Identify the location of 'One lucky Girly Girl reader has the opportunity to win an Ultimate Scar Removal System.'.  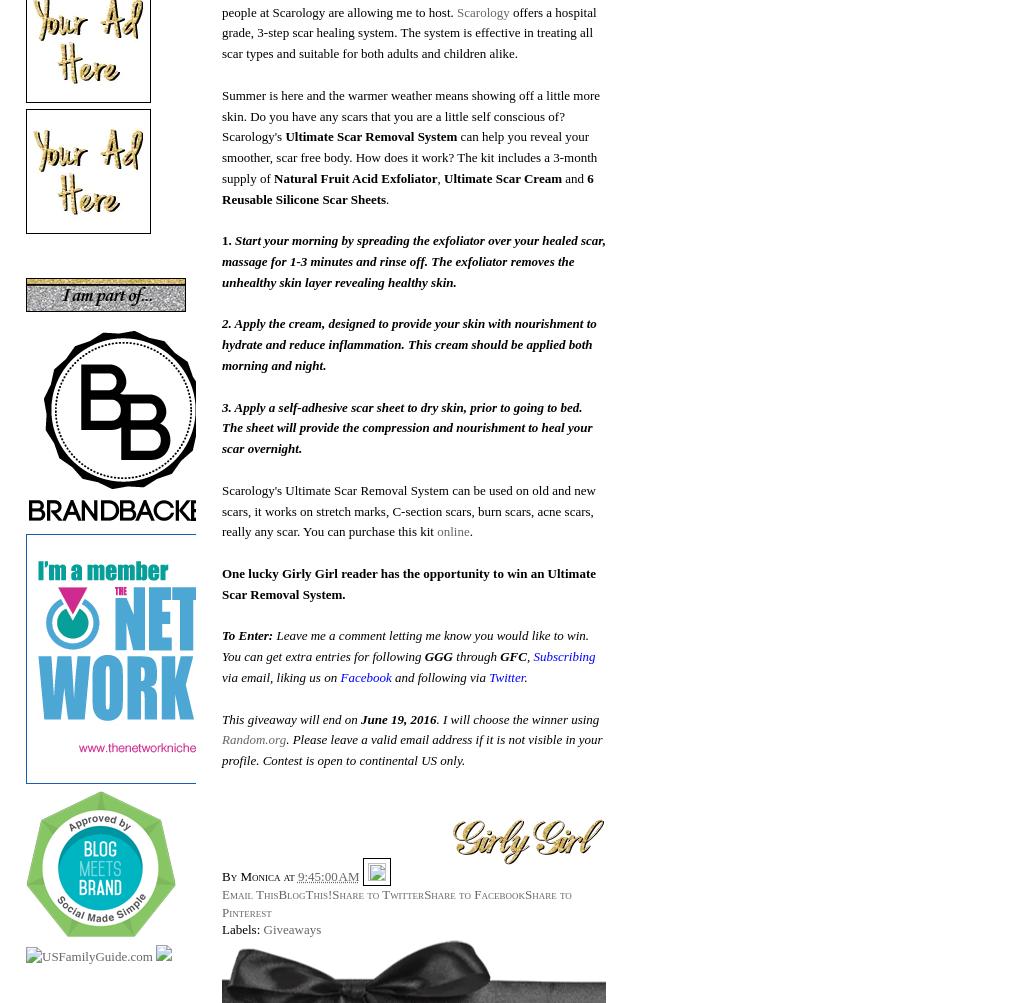
(407, 582).